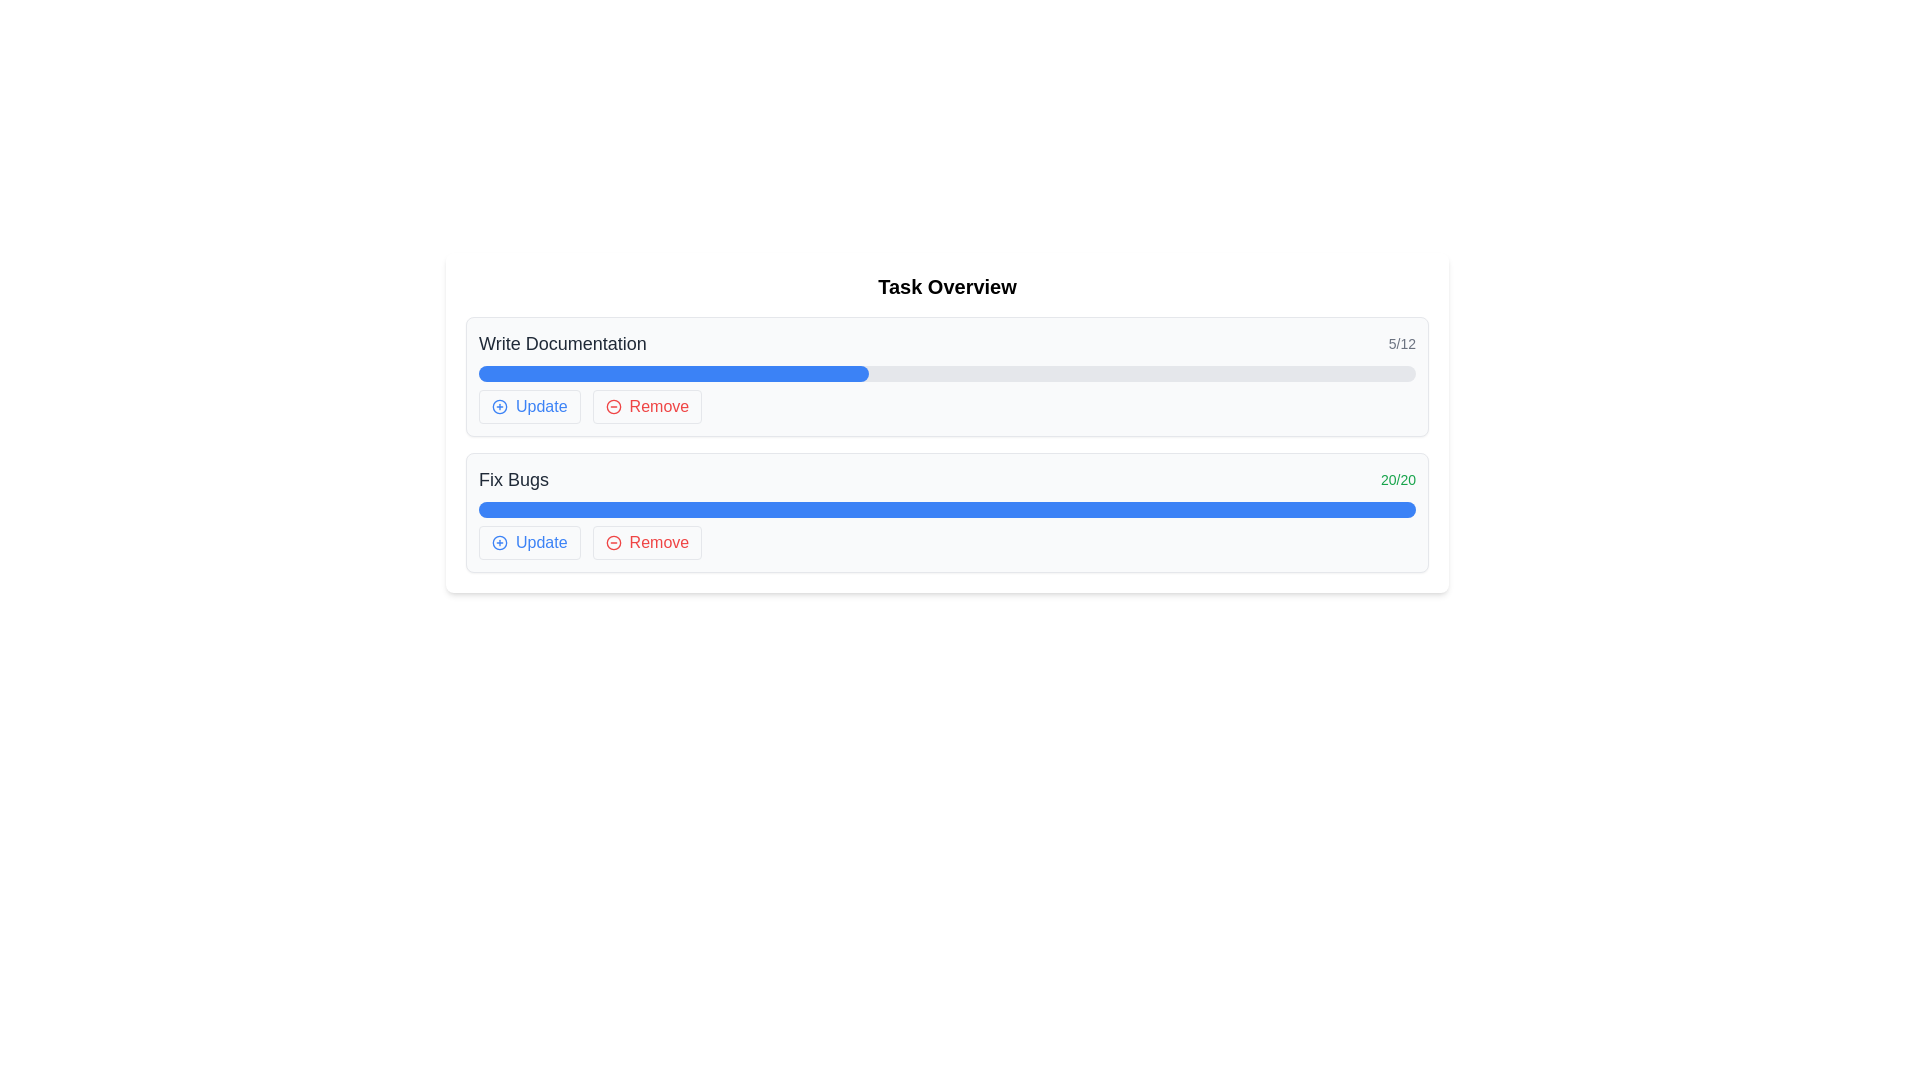 The height and width of the screenshot is (1080, 1920). Describe the element at coordinates (499, 543) in the screenshot. I see `the circular icon with a border located at the top-left of the 'Fix Bugs' task row, adjacent to the 'Update' button` at that location.